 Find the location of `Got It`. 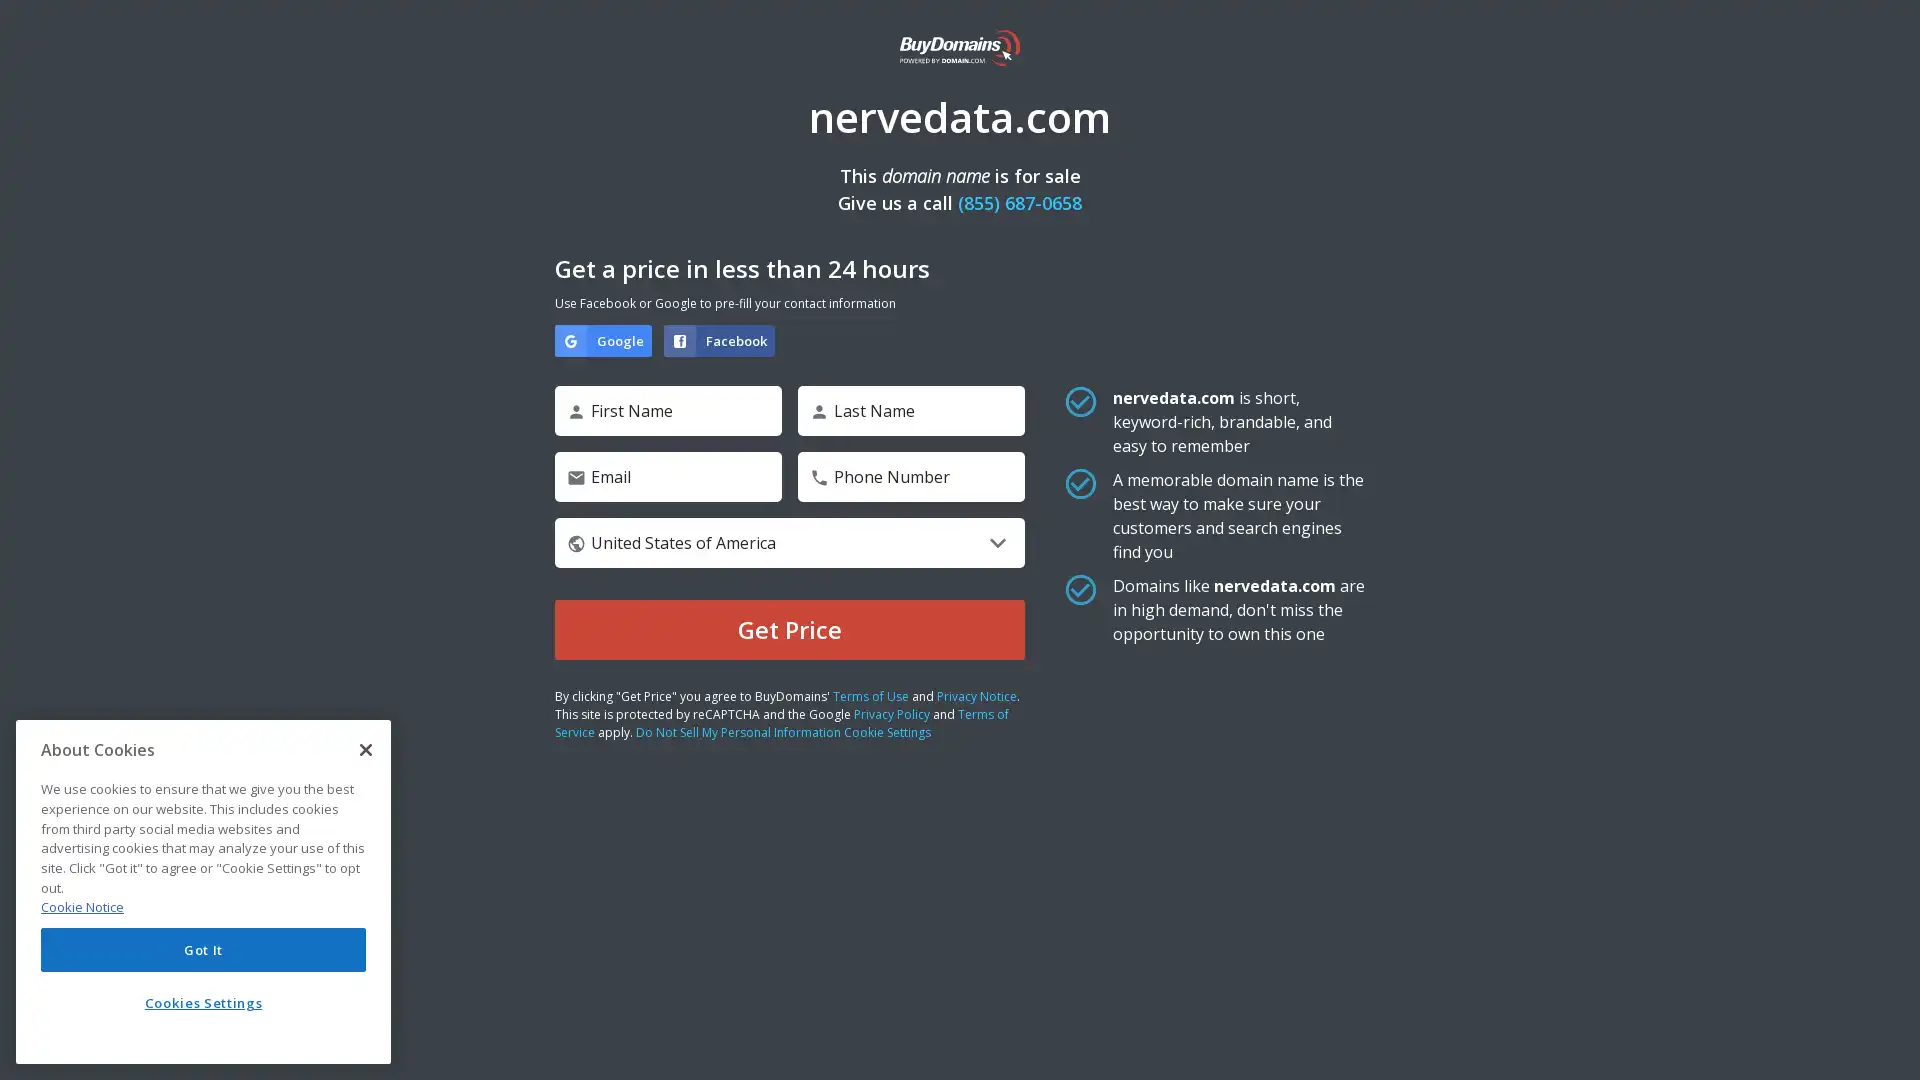

Got It is located at coordinates (203, 948).